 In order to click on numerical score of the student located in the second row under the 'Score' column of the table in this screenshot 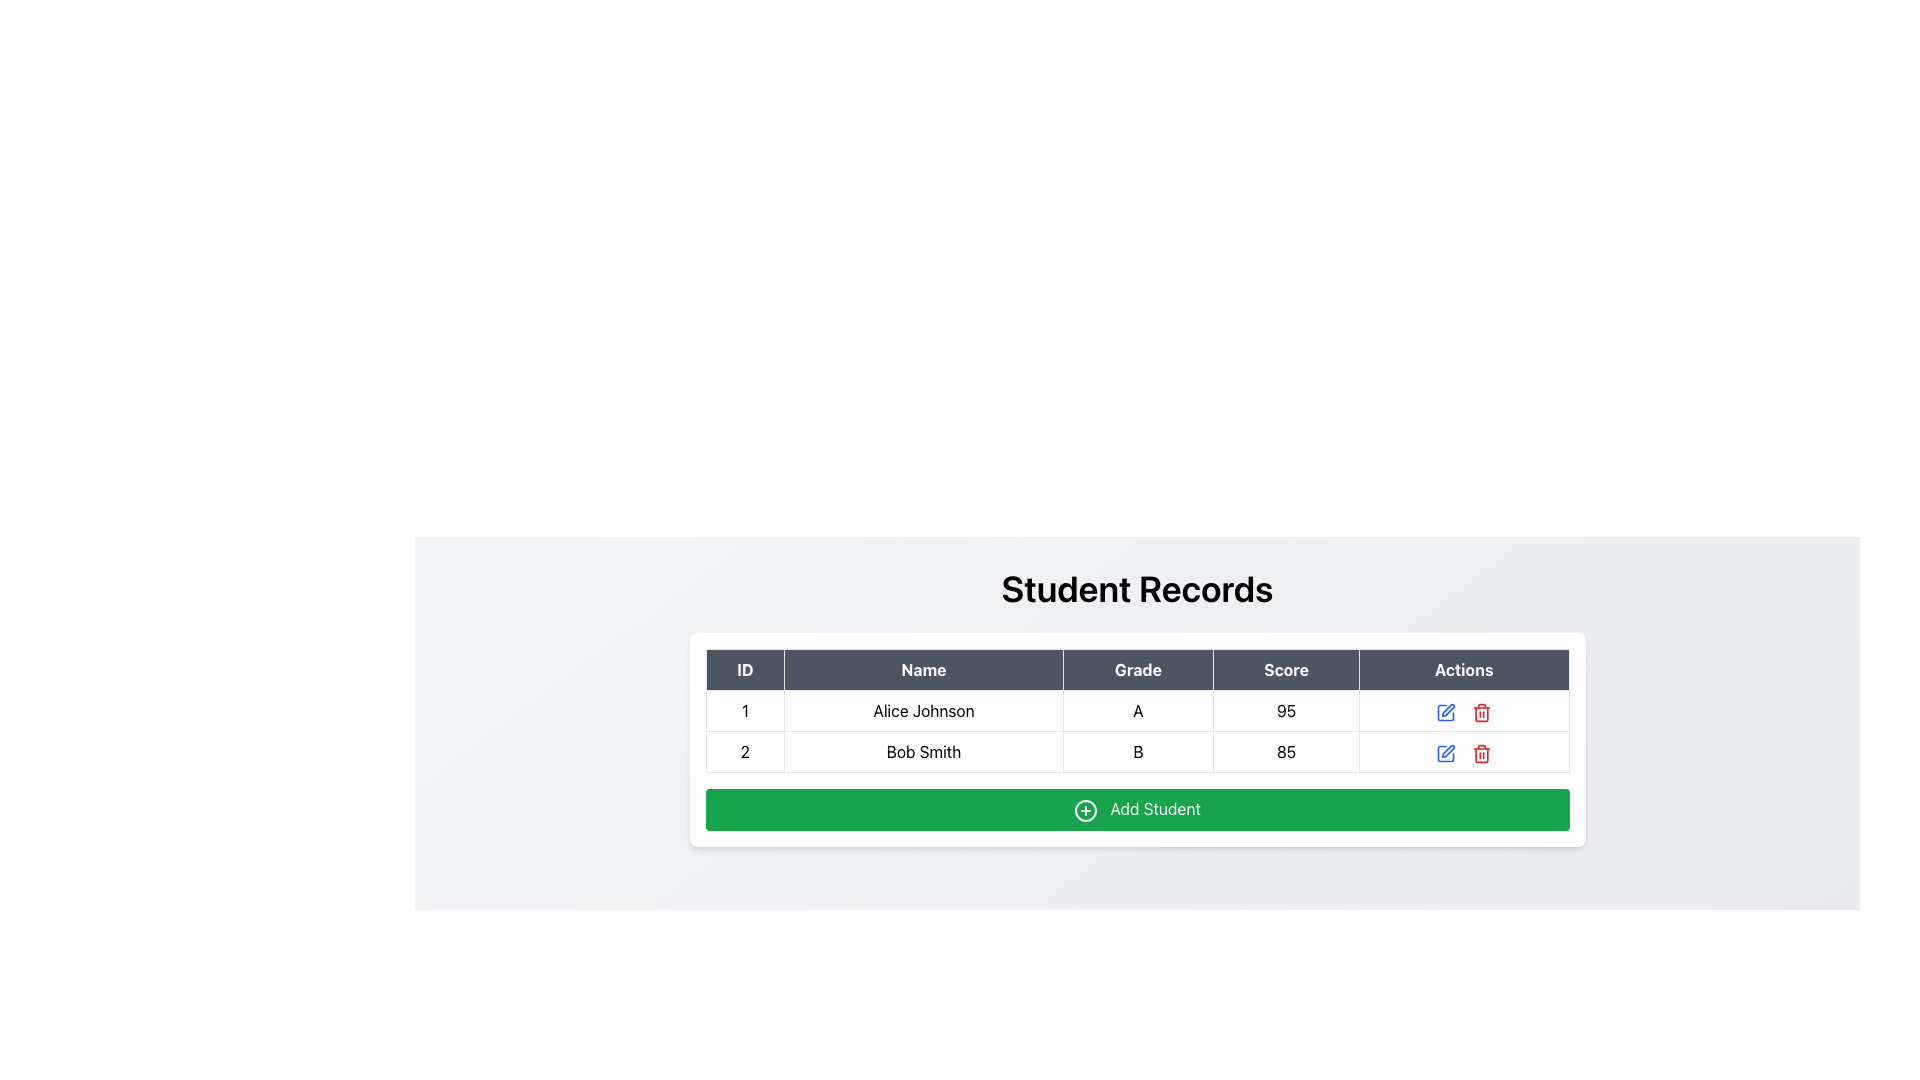, I will do `click(1286, 752)`.